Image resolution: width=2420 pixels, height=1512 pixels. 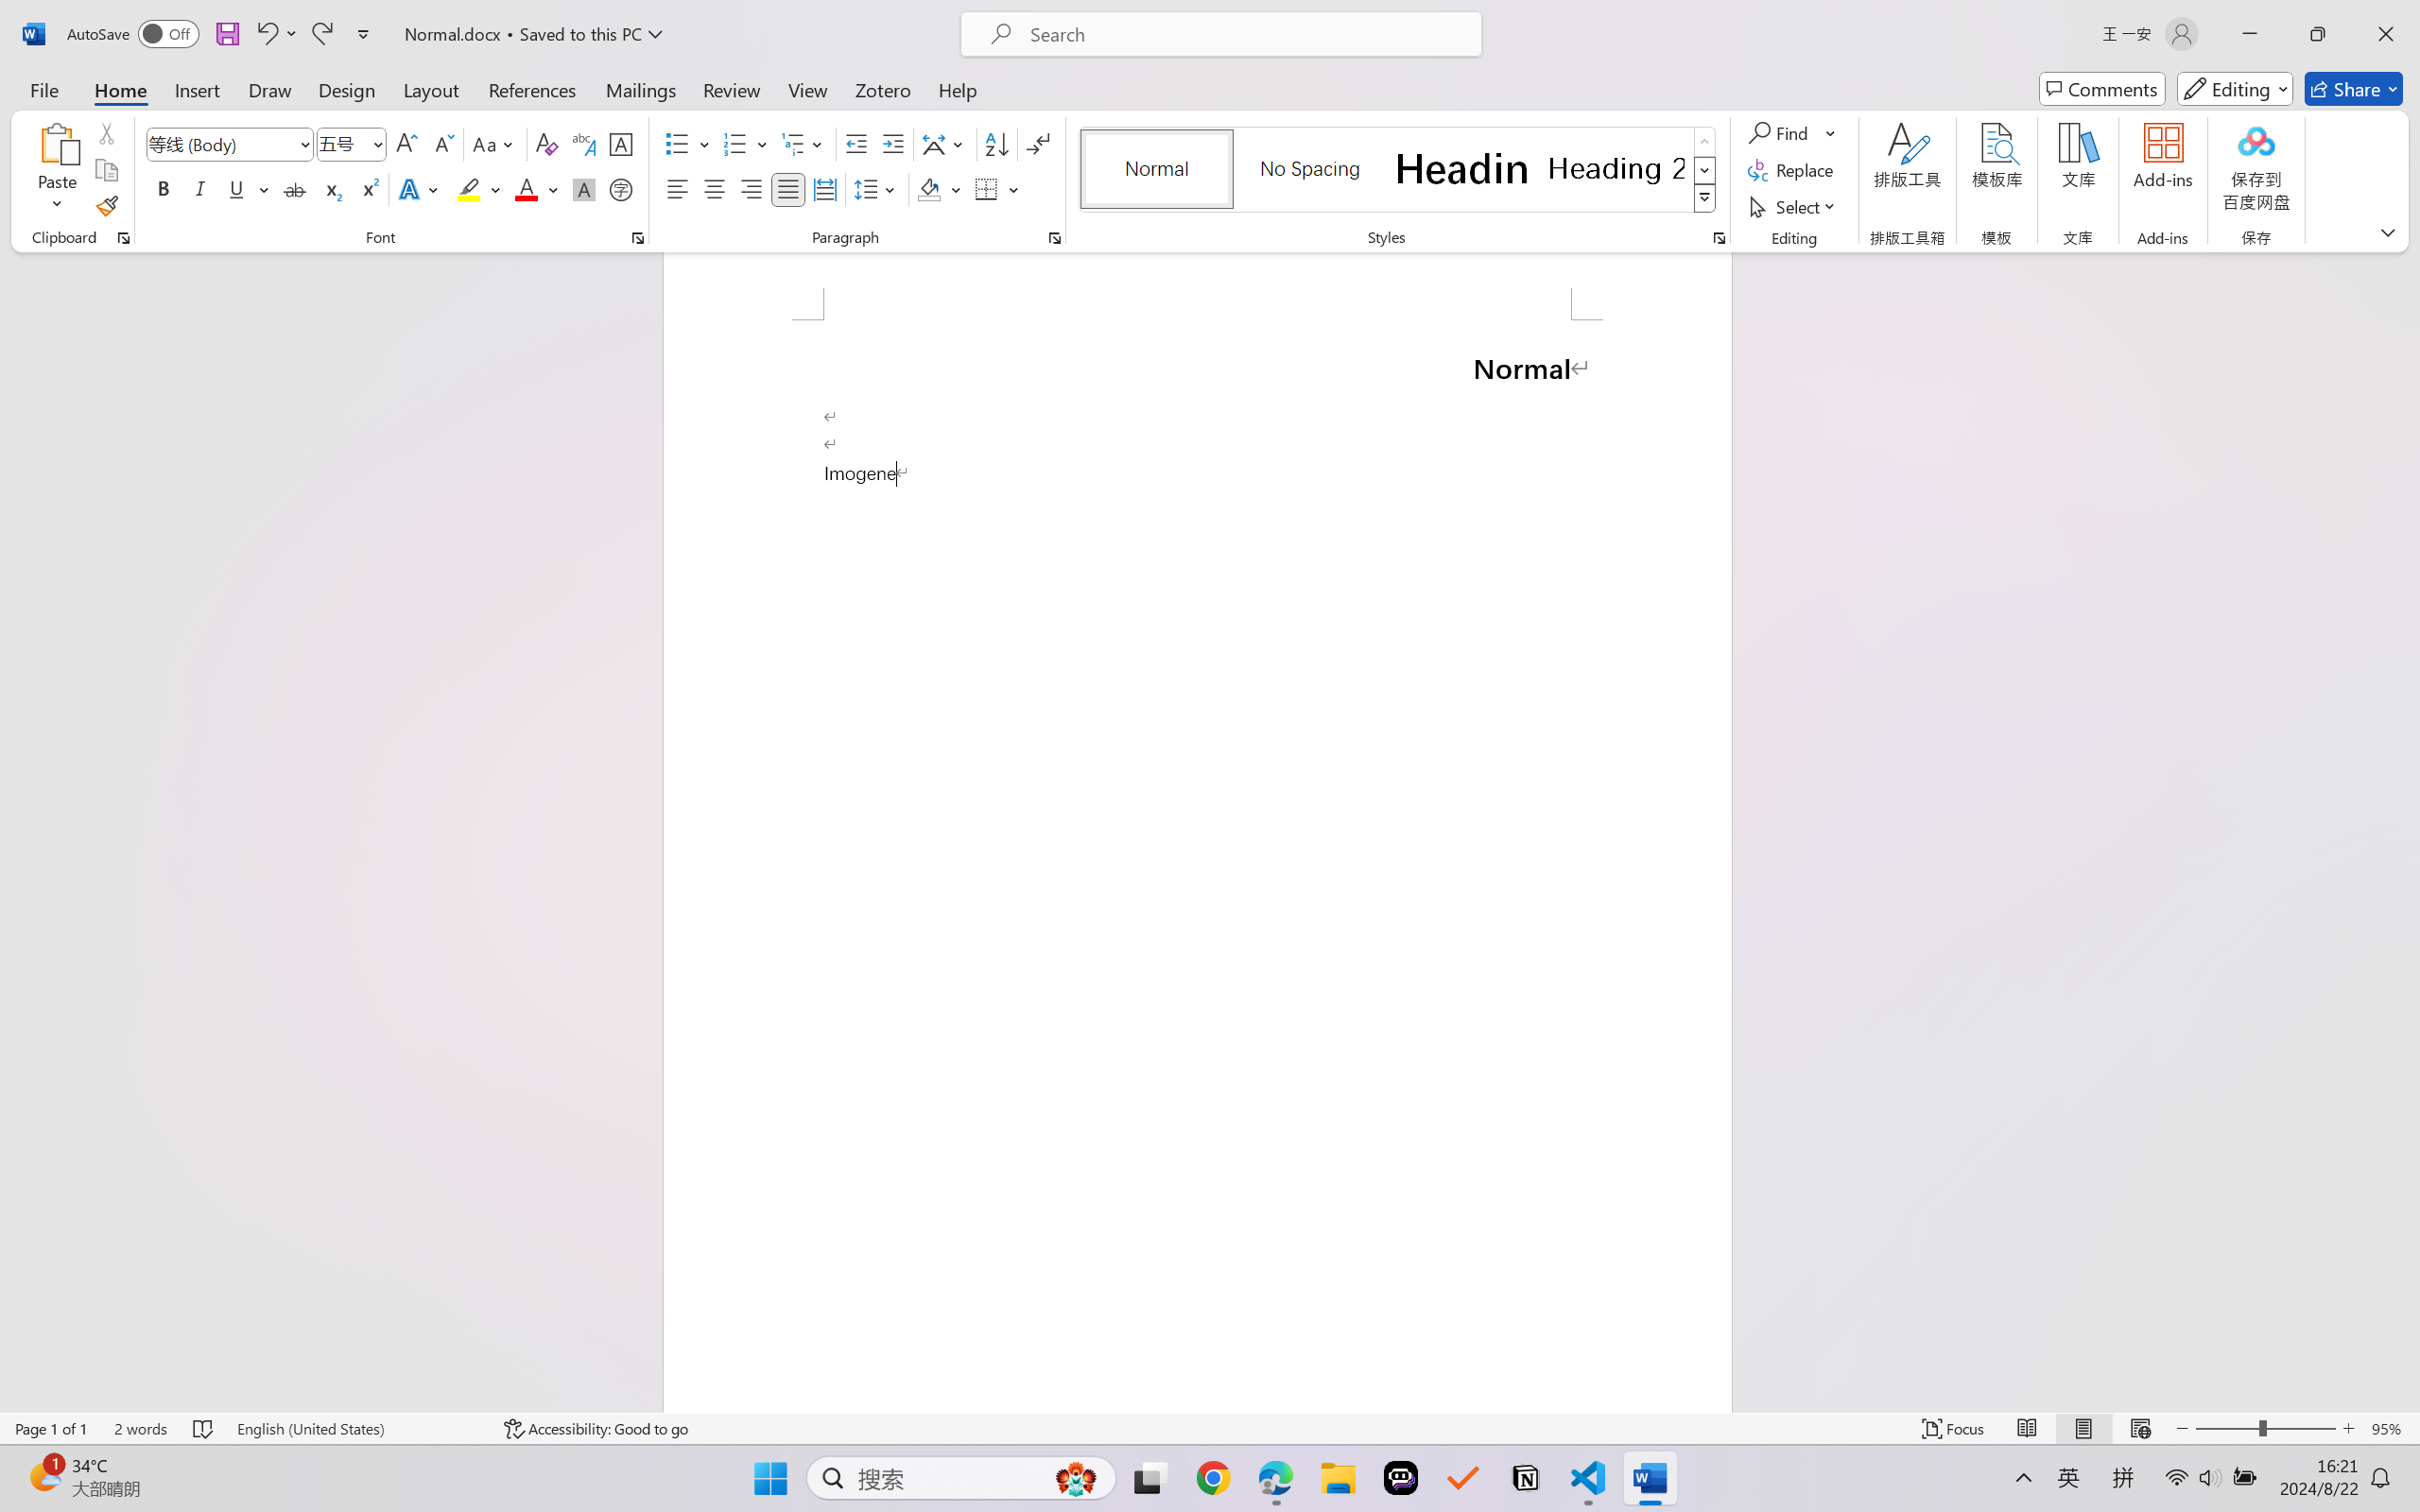 What do you see at coordinates (105, 170) in the screenshot?
I see `'Copy'` at bounding box center [105, 170].